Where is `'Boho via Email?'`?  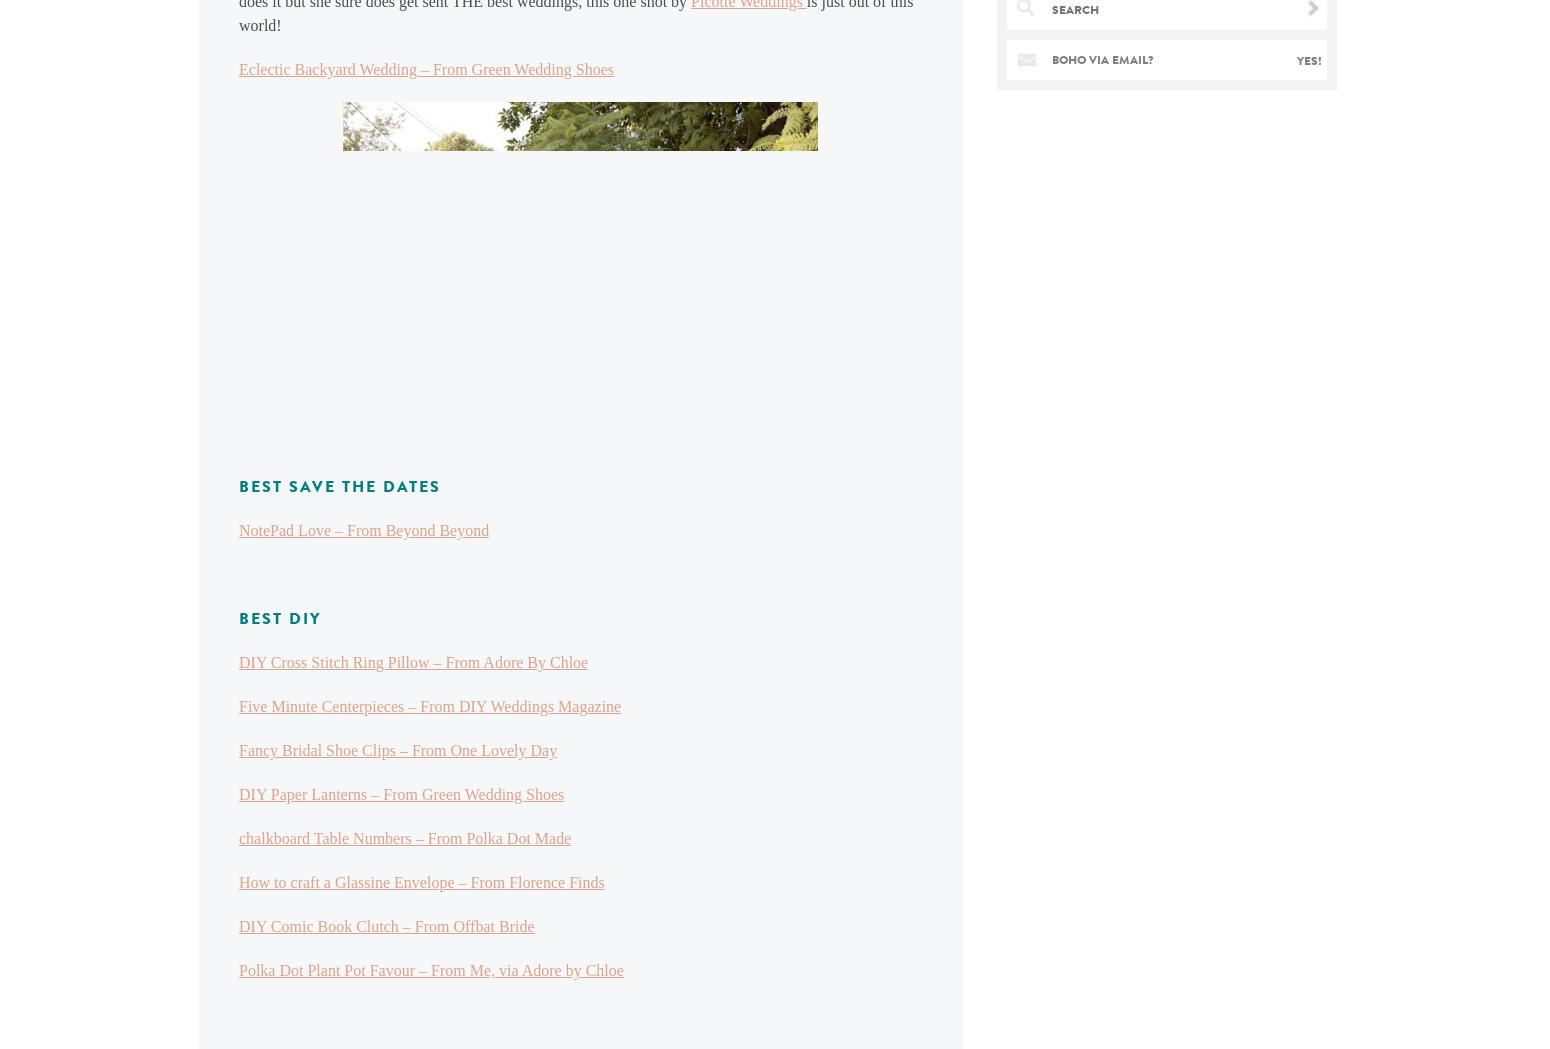 'Boho via Email?' is located at coordinates (1051, 60).